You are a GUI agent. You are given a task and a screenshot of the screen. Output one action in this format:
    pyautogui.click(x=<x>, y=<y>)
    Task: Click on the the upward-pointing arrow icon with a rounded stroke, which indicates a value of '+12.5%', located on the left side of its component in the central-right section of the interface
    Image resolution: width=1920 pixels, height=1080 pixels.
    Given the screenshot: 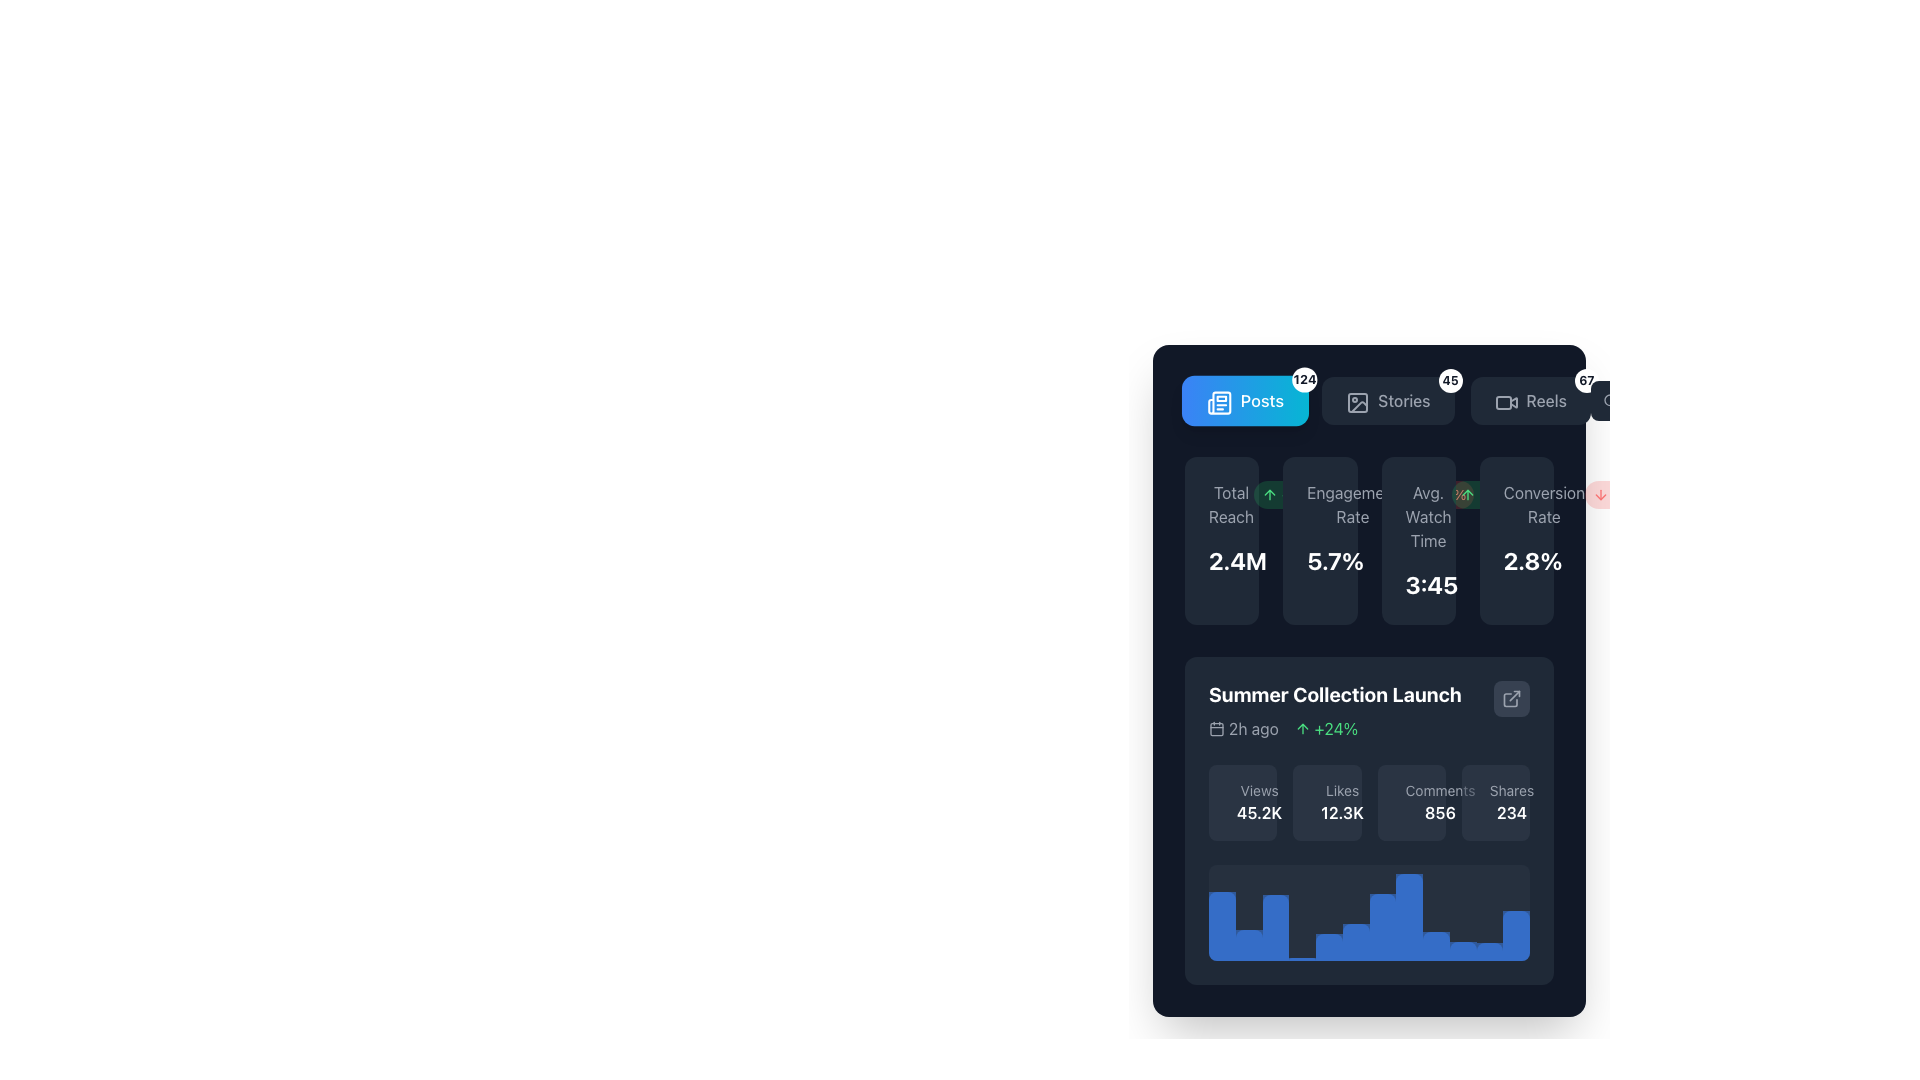 What is the action you would take?
    pyautogui.click(x=1467, y=494)
    